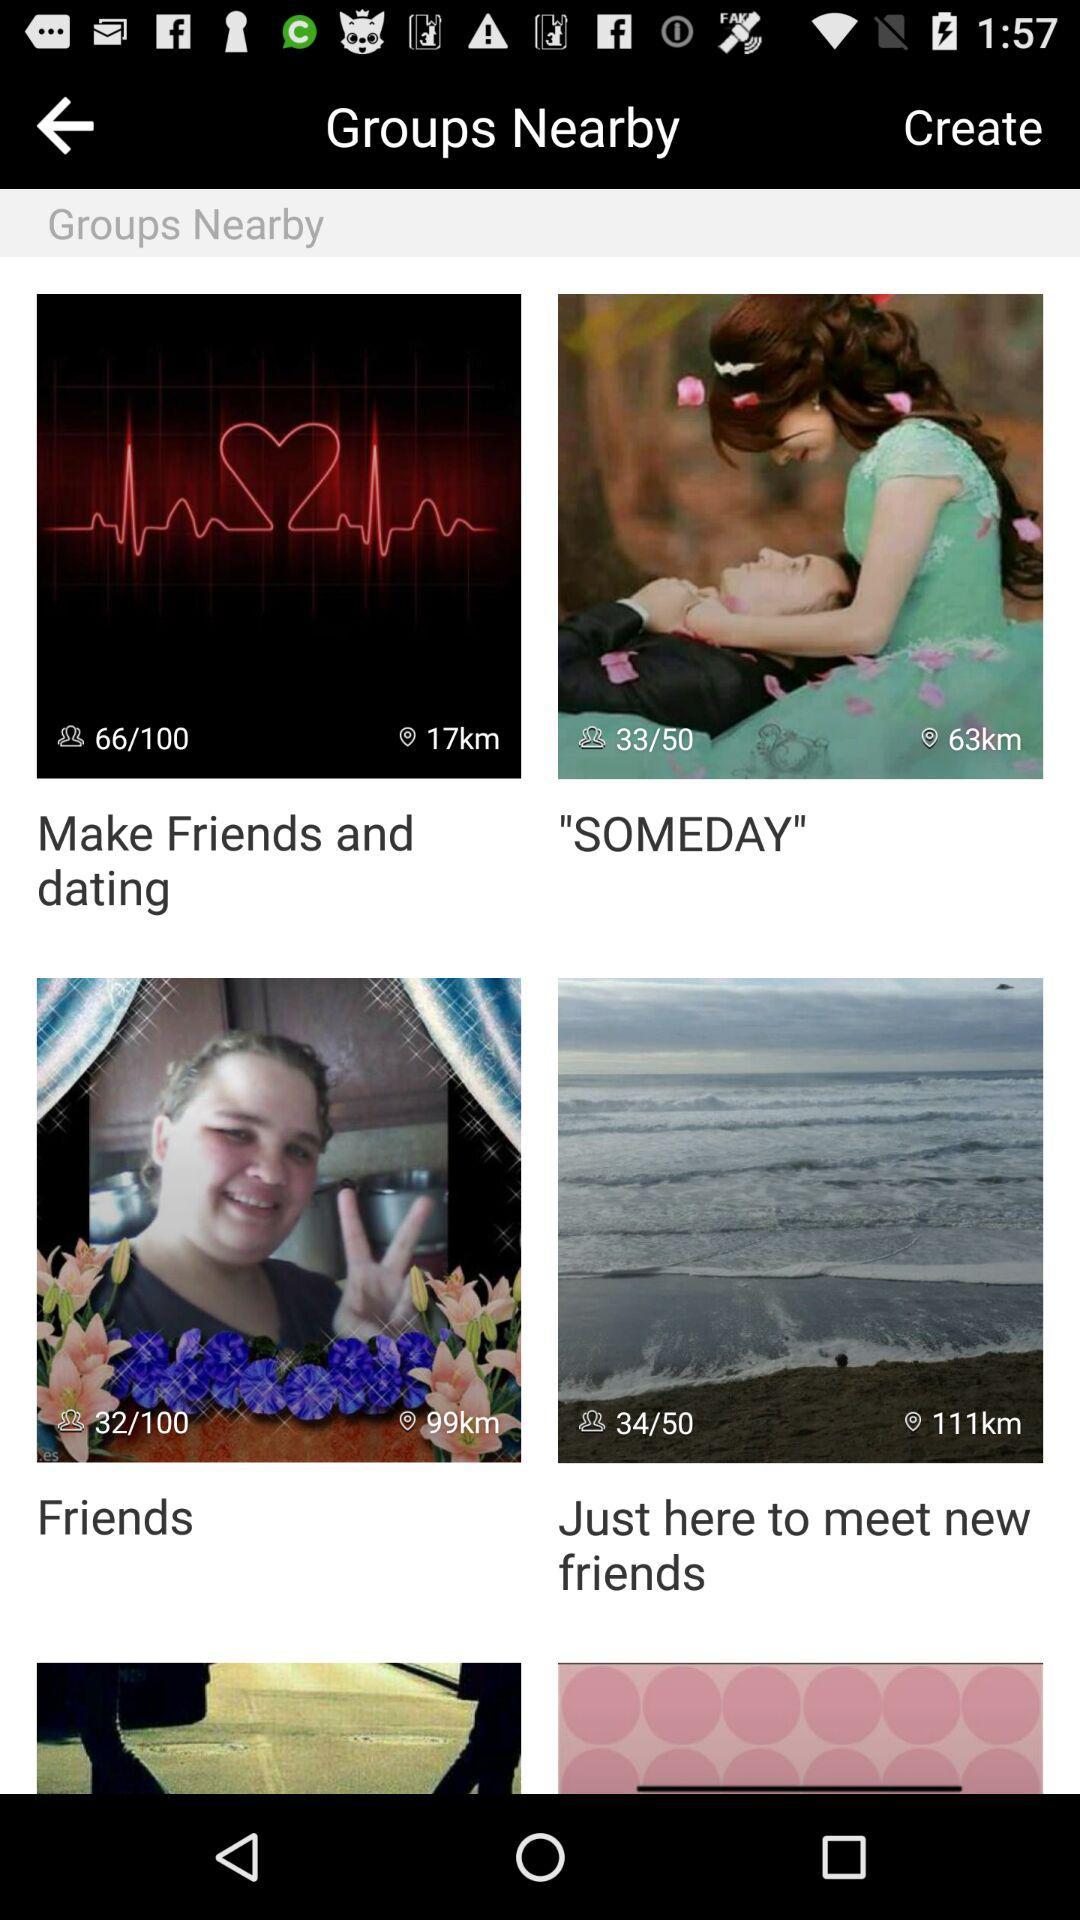 This screenshot has width=1080, height=1920. I want to click on 63km icon, so click(971, 737).